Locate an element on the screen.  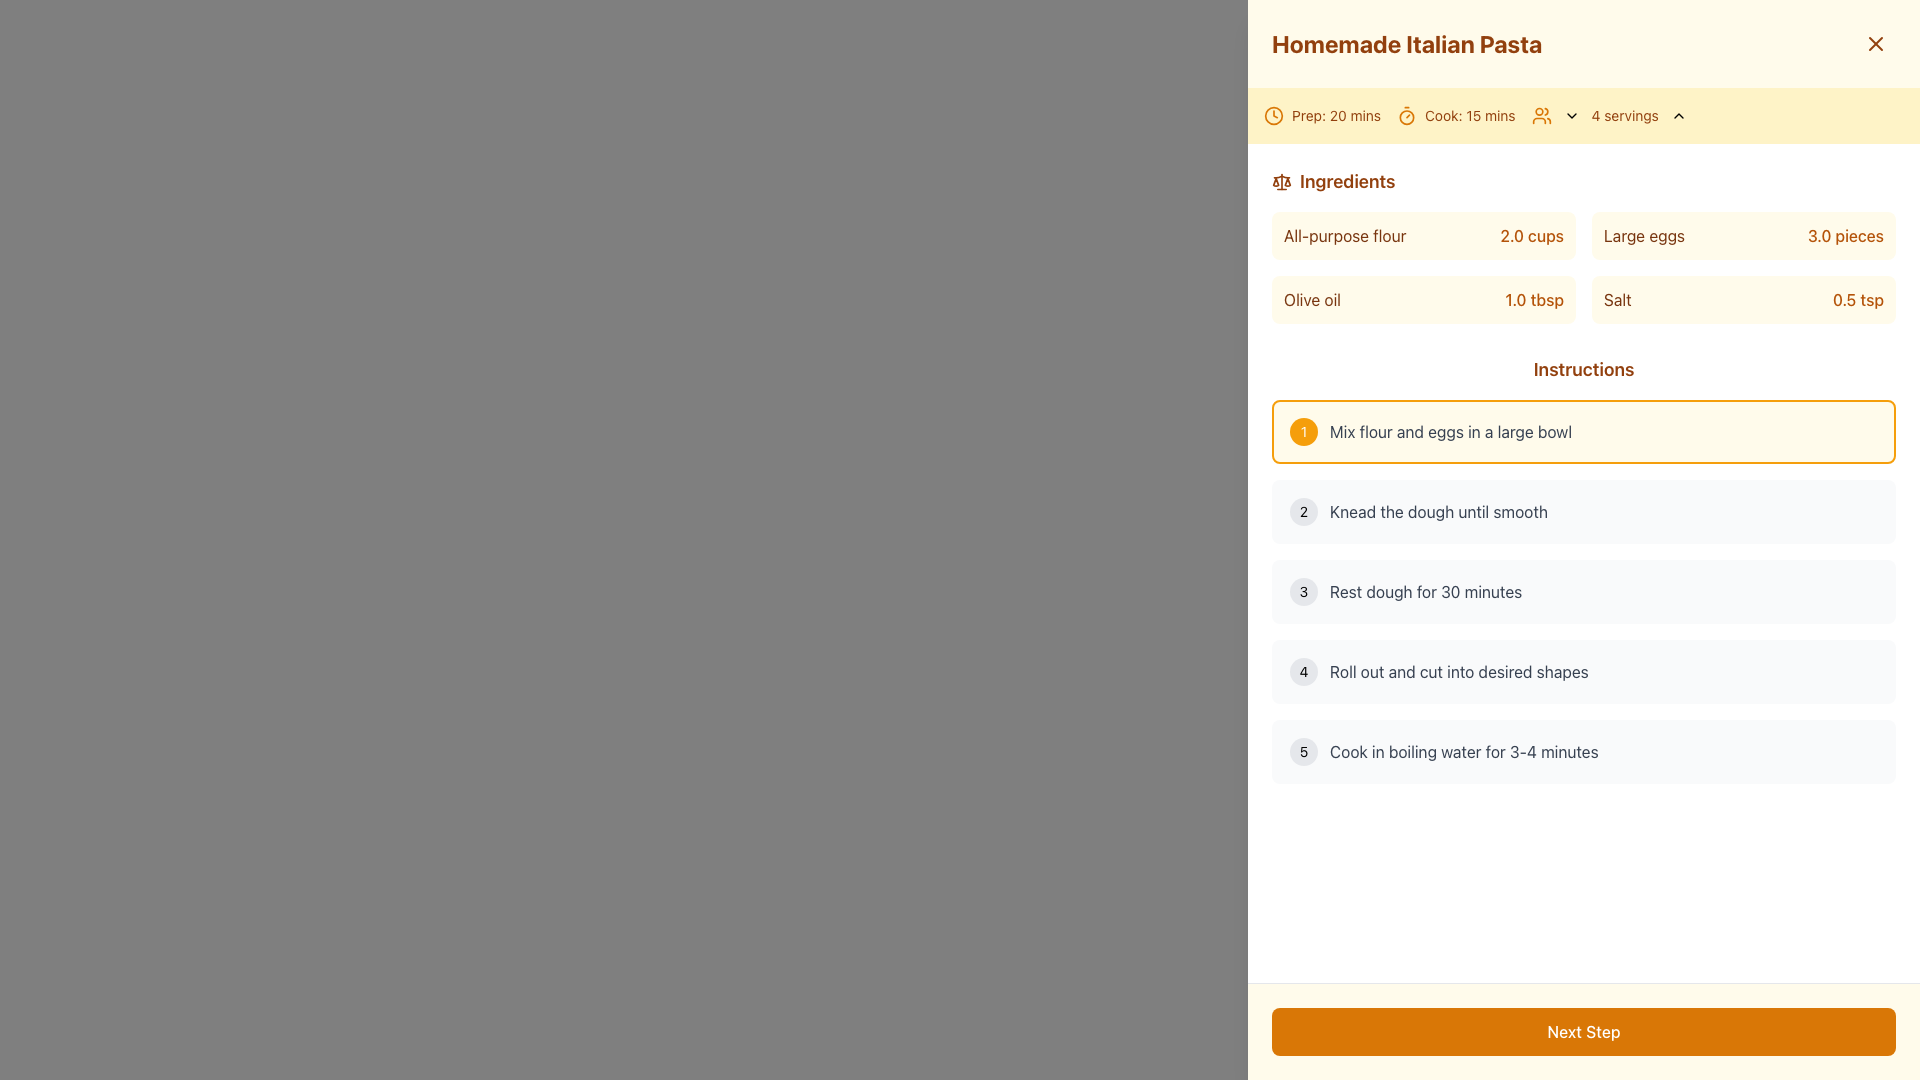
the third step indicator in the instruction steps section, which is adjacent to the text 'Rest dough for 30 minutes' is located at coordinates (1304, 590).